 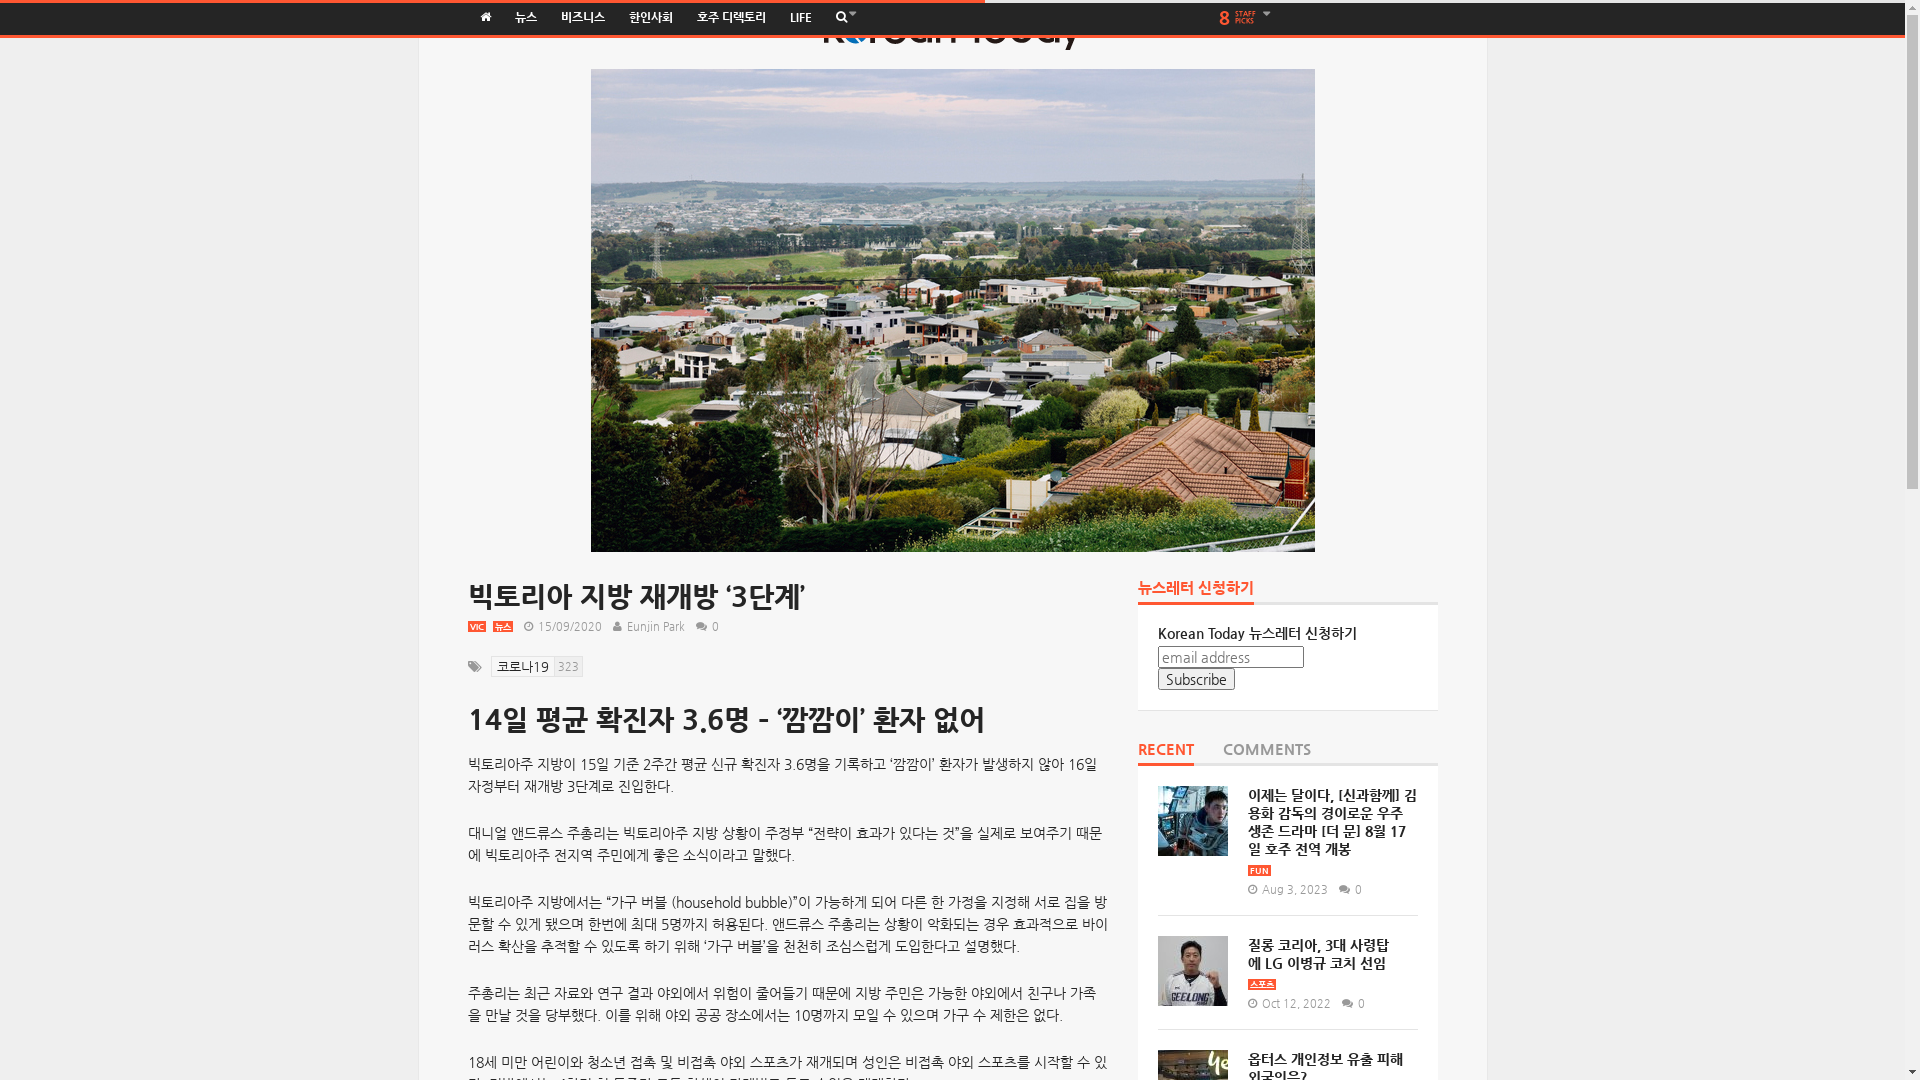 What do you see at coordinates (703, 625) in the screenshot?
I see `'0'` at bounding box center [703, 625].